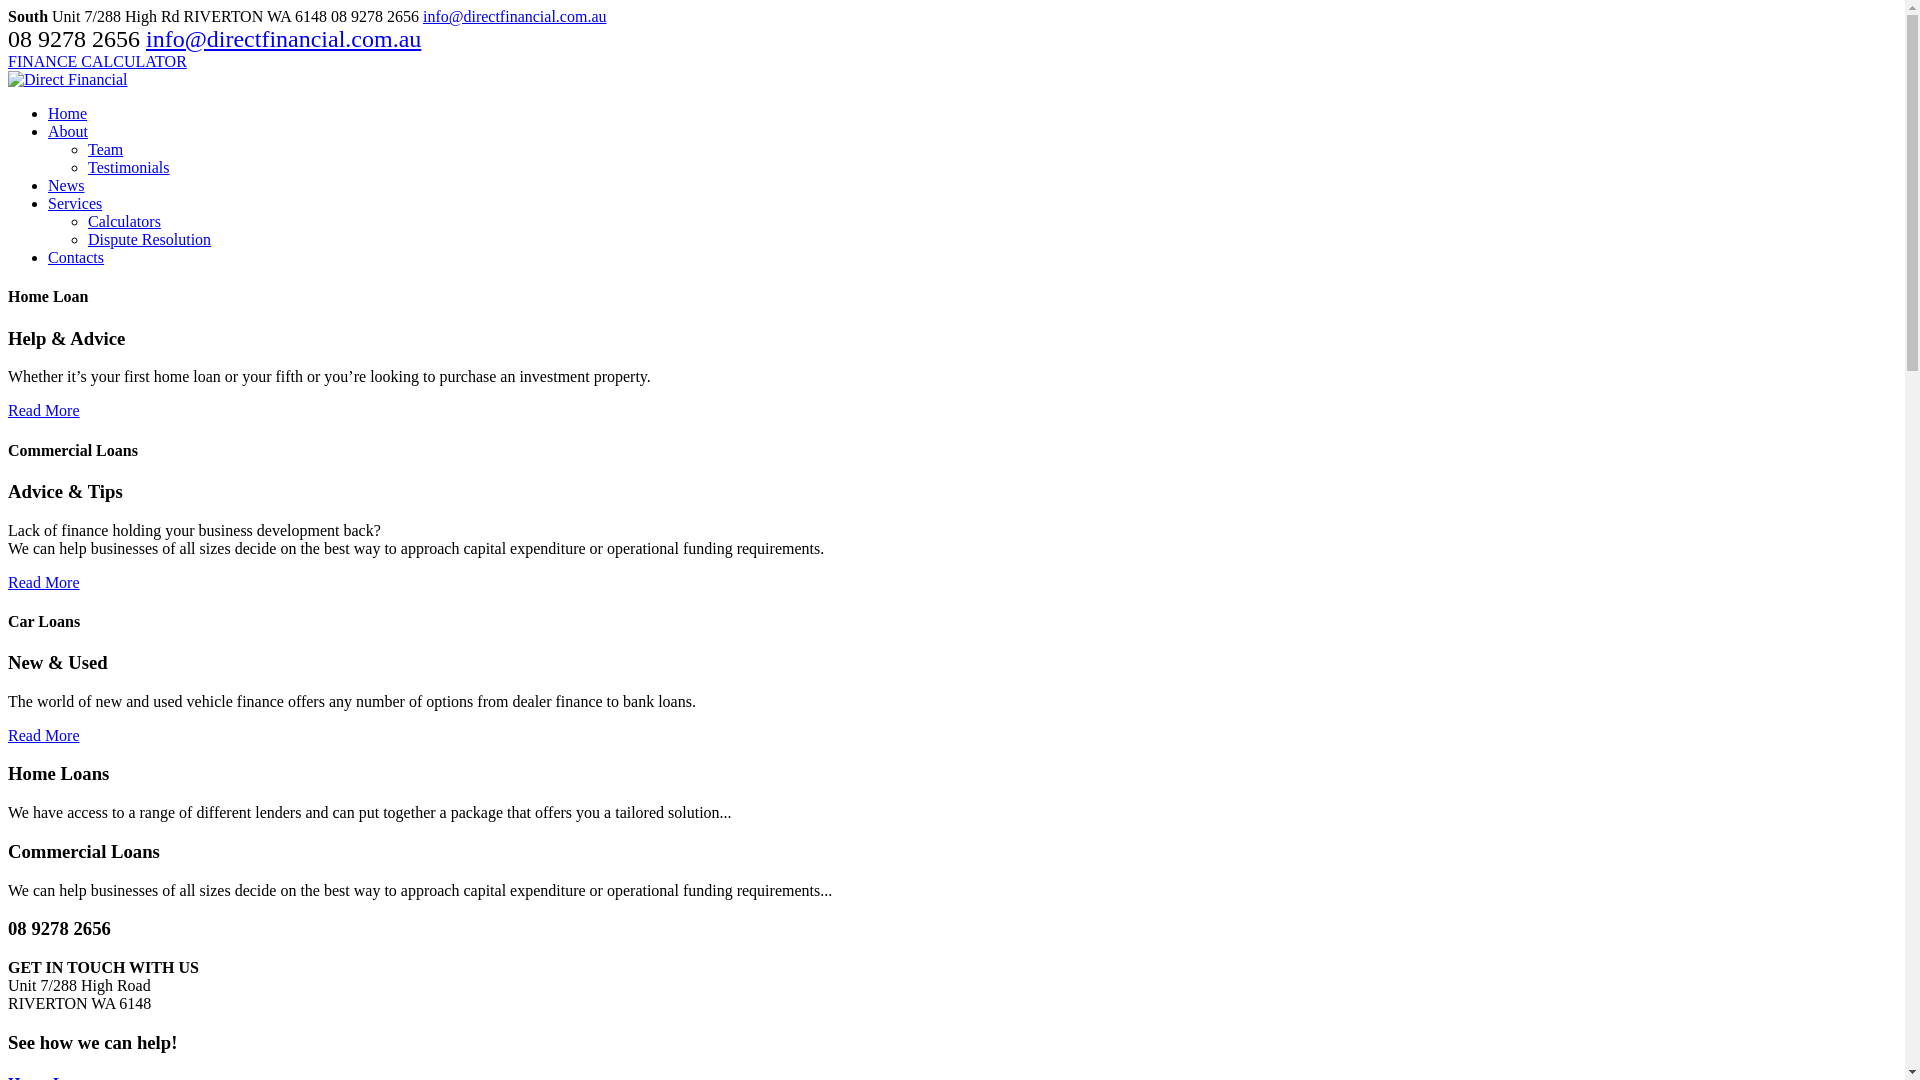 Image resolution: width=1920 pixels, height=1080 pixels. What do you see at coordinates (67, 131) in the screenshot?
I see `'About'` at bounding box center [67, 131].